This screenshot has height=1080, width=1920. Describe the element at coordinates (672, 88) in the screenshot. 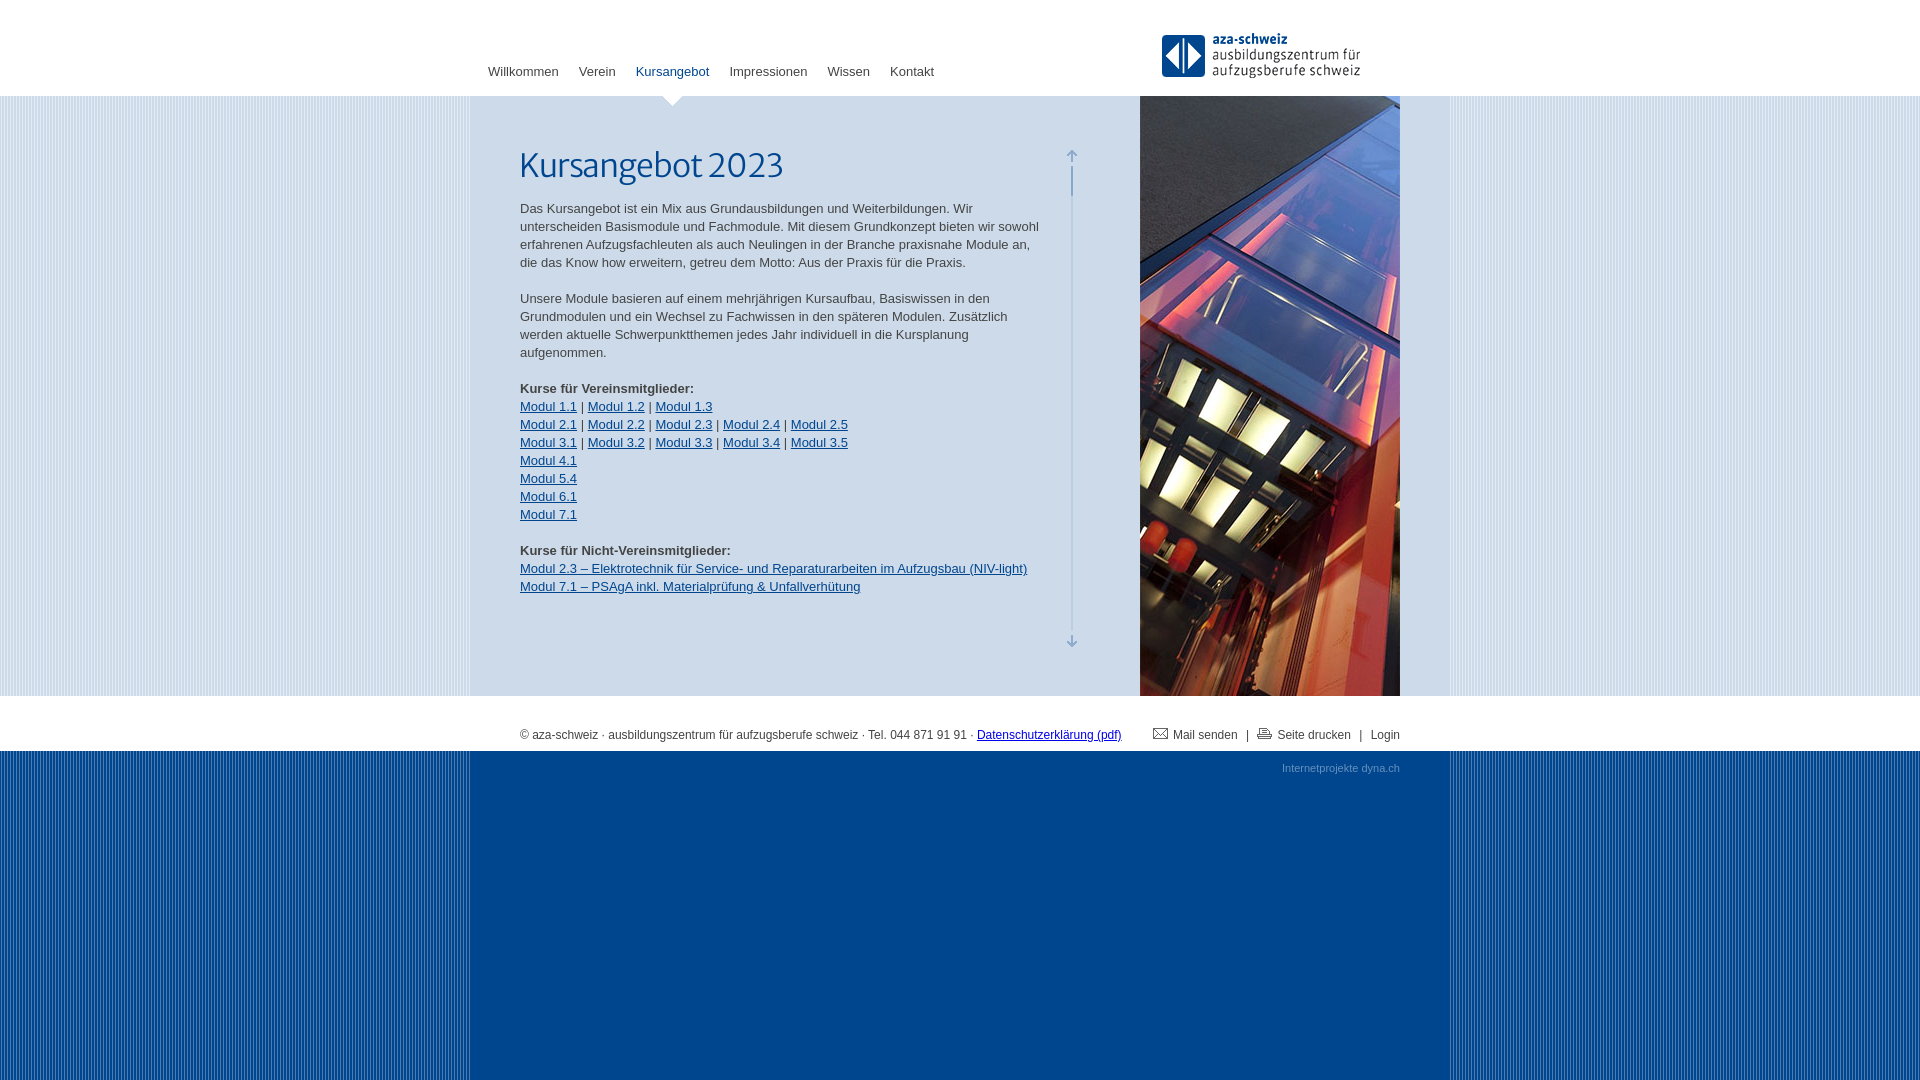

I see `'Kursangebot'` at that location.